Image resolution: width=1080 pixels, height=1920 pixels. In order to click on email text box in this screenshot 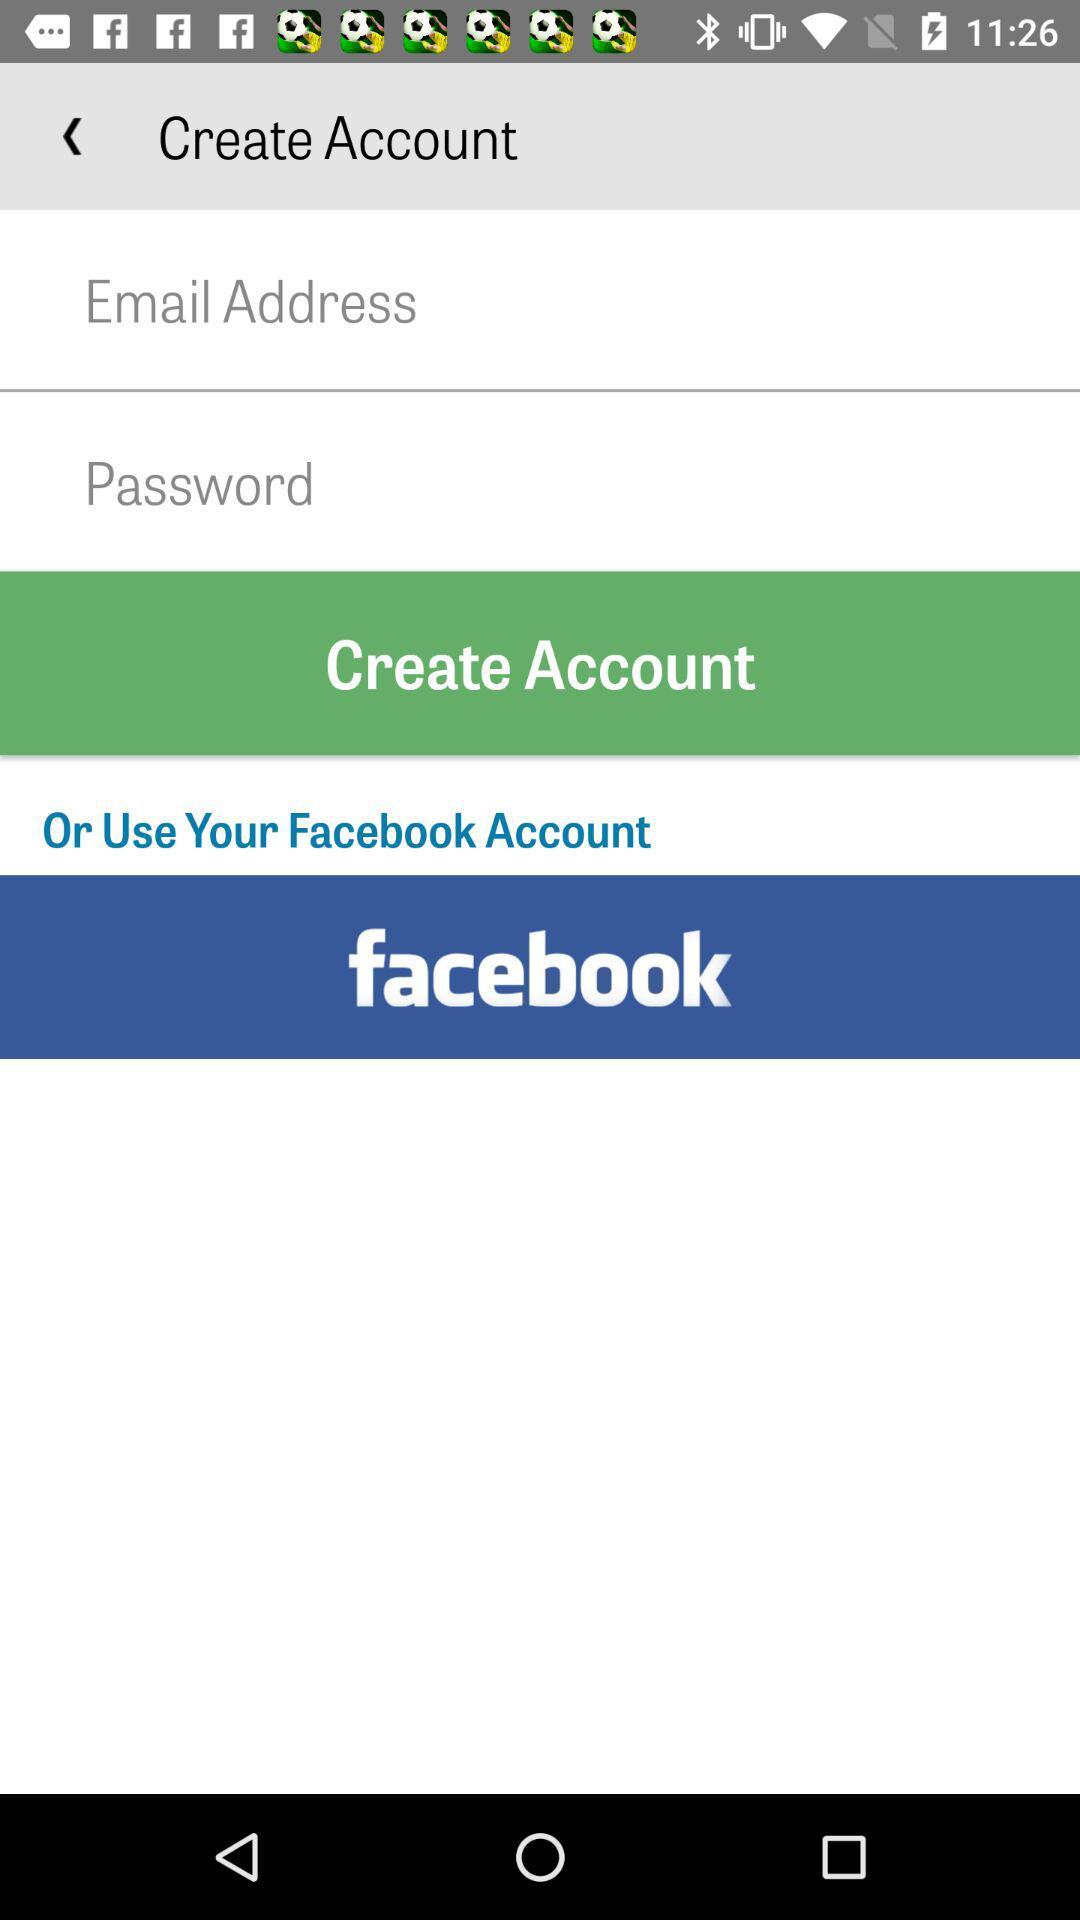, I will do `click(582, 298)`.